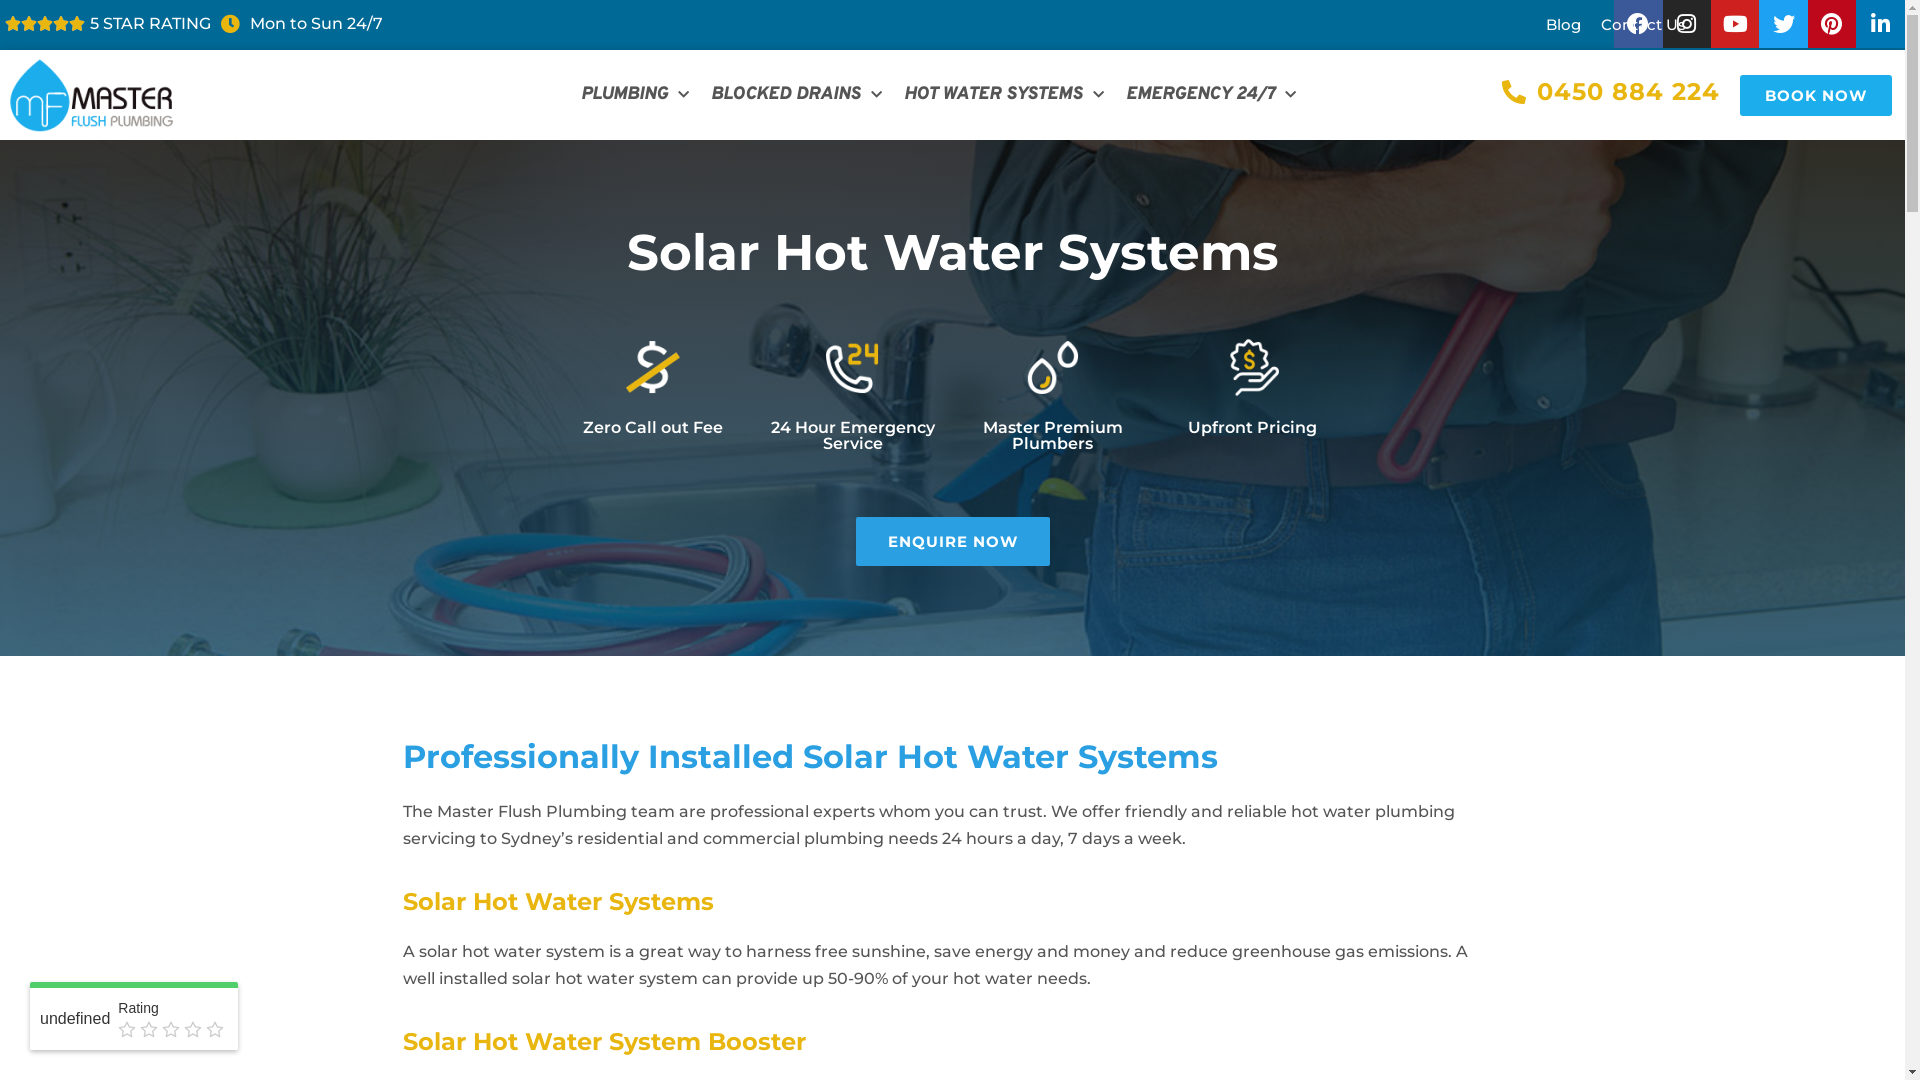 The height and width of the screenshot is (1080, 1920). I want to click on 'HOT WATER SYSTEMS', so click(897, 95).